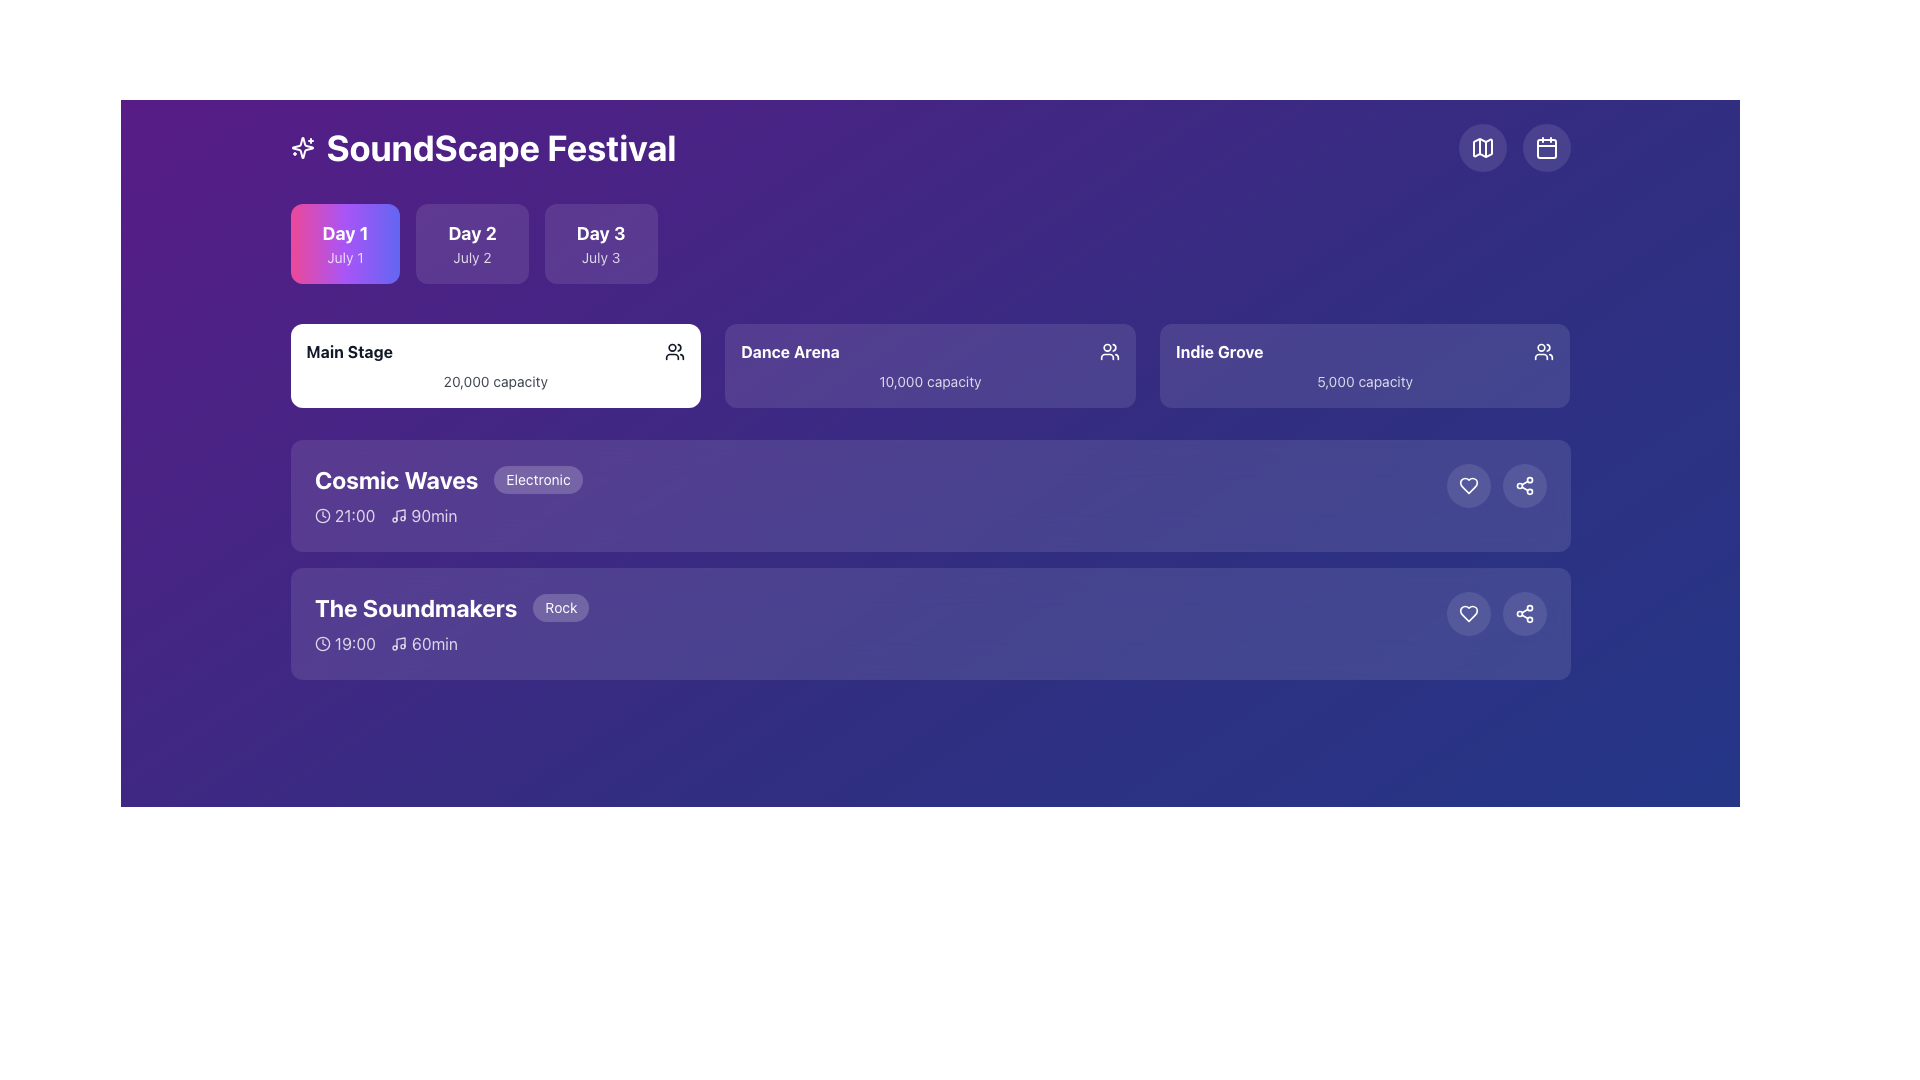 This screenshot has width=1920, height=1080. What do you see at coordinates (396, 479) in the screenshot?
I see `the text label or heading that describes the event titled 'Cosmic Waves', which is located below the 'Main Stage' section and to the left of the 'Electronic' label` at bounding box center [396, 479].